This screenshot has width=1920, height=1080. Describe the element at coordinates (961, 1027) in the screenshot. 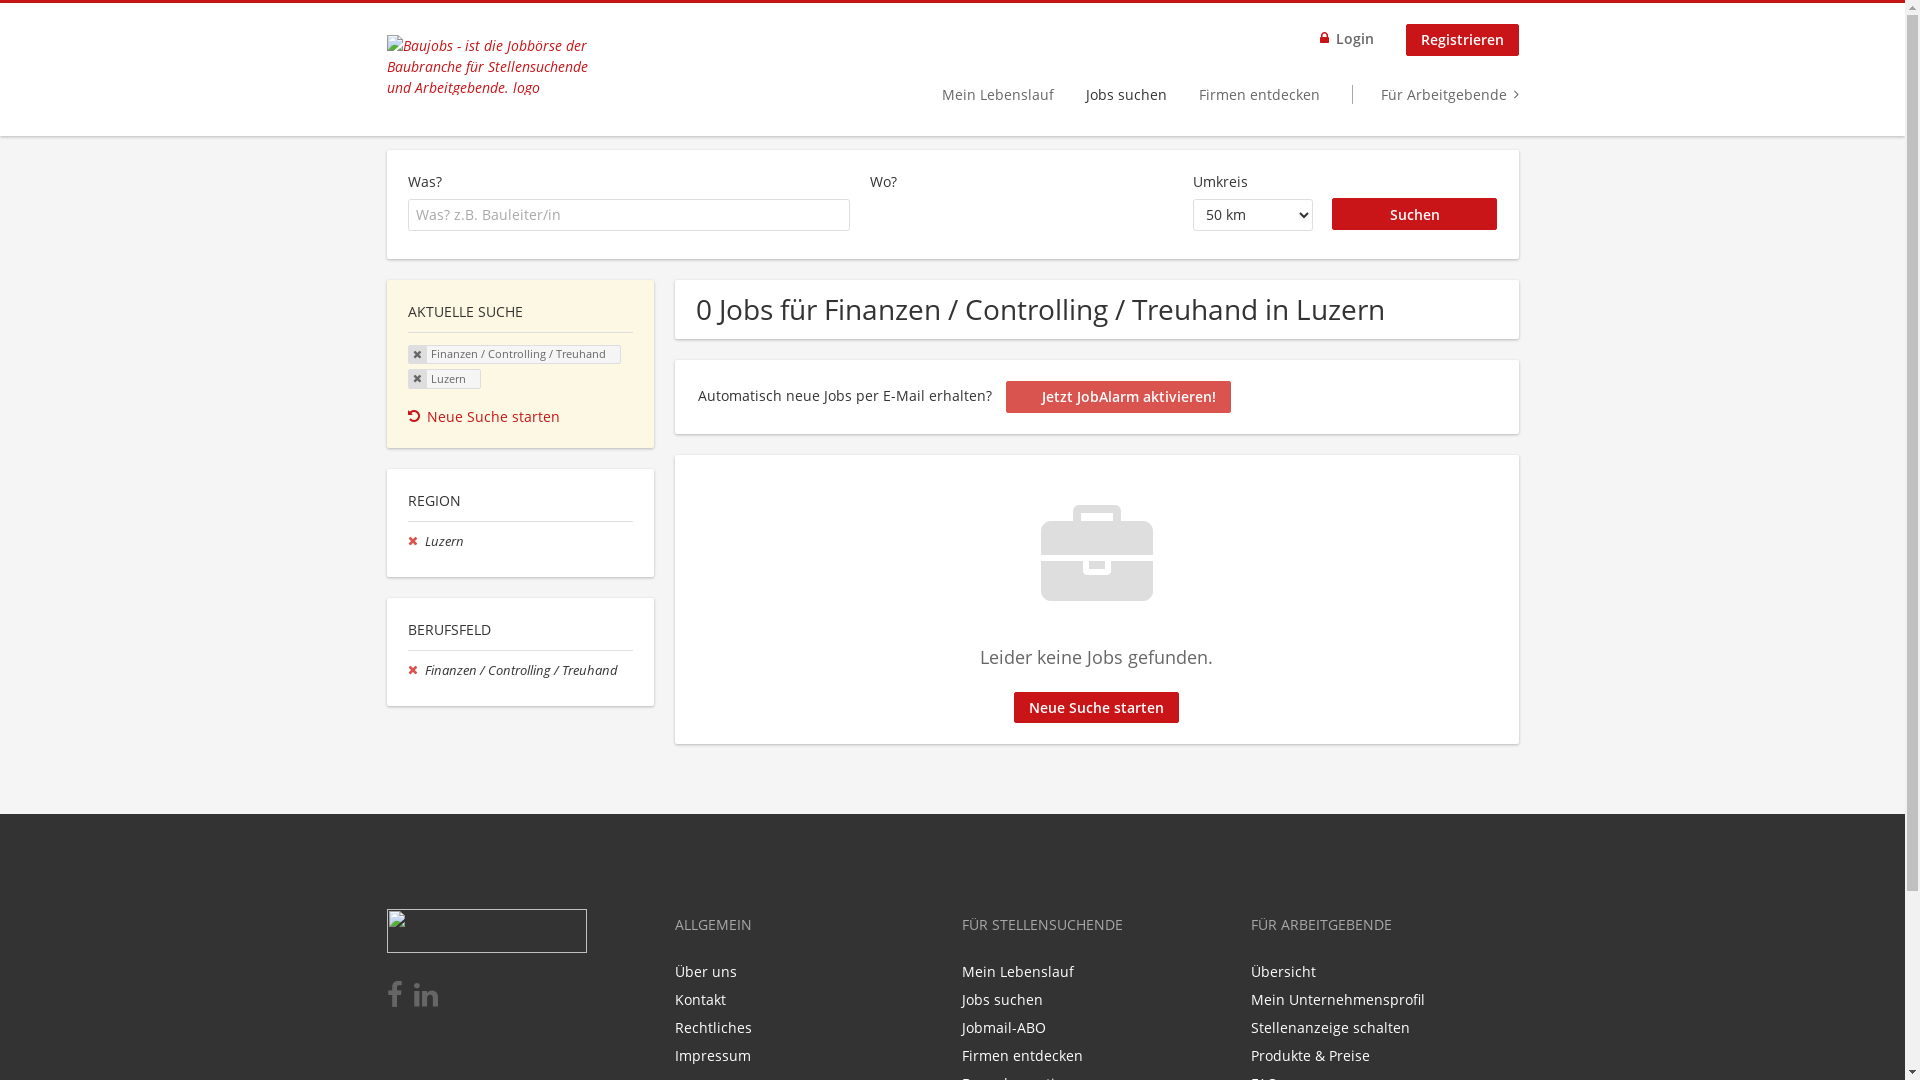

I see `'Jobmail-ABO'` at that location.